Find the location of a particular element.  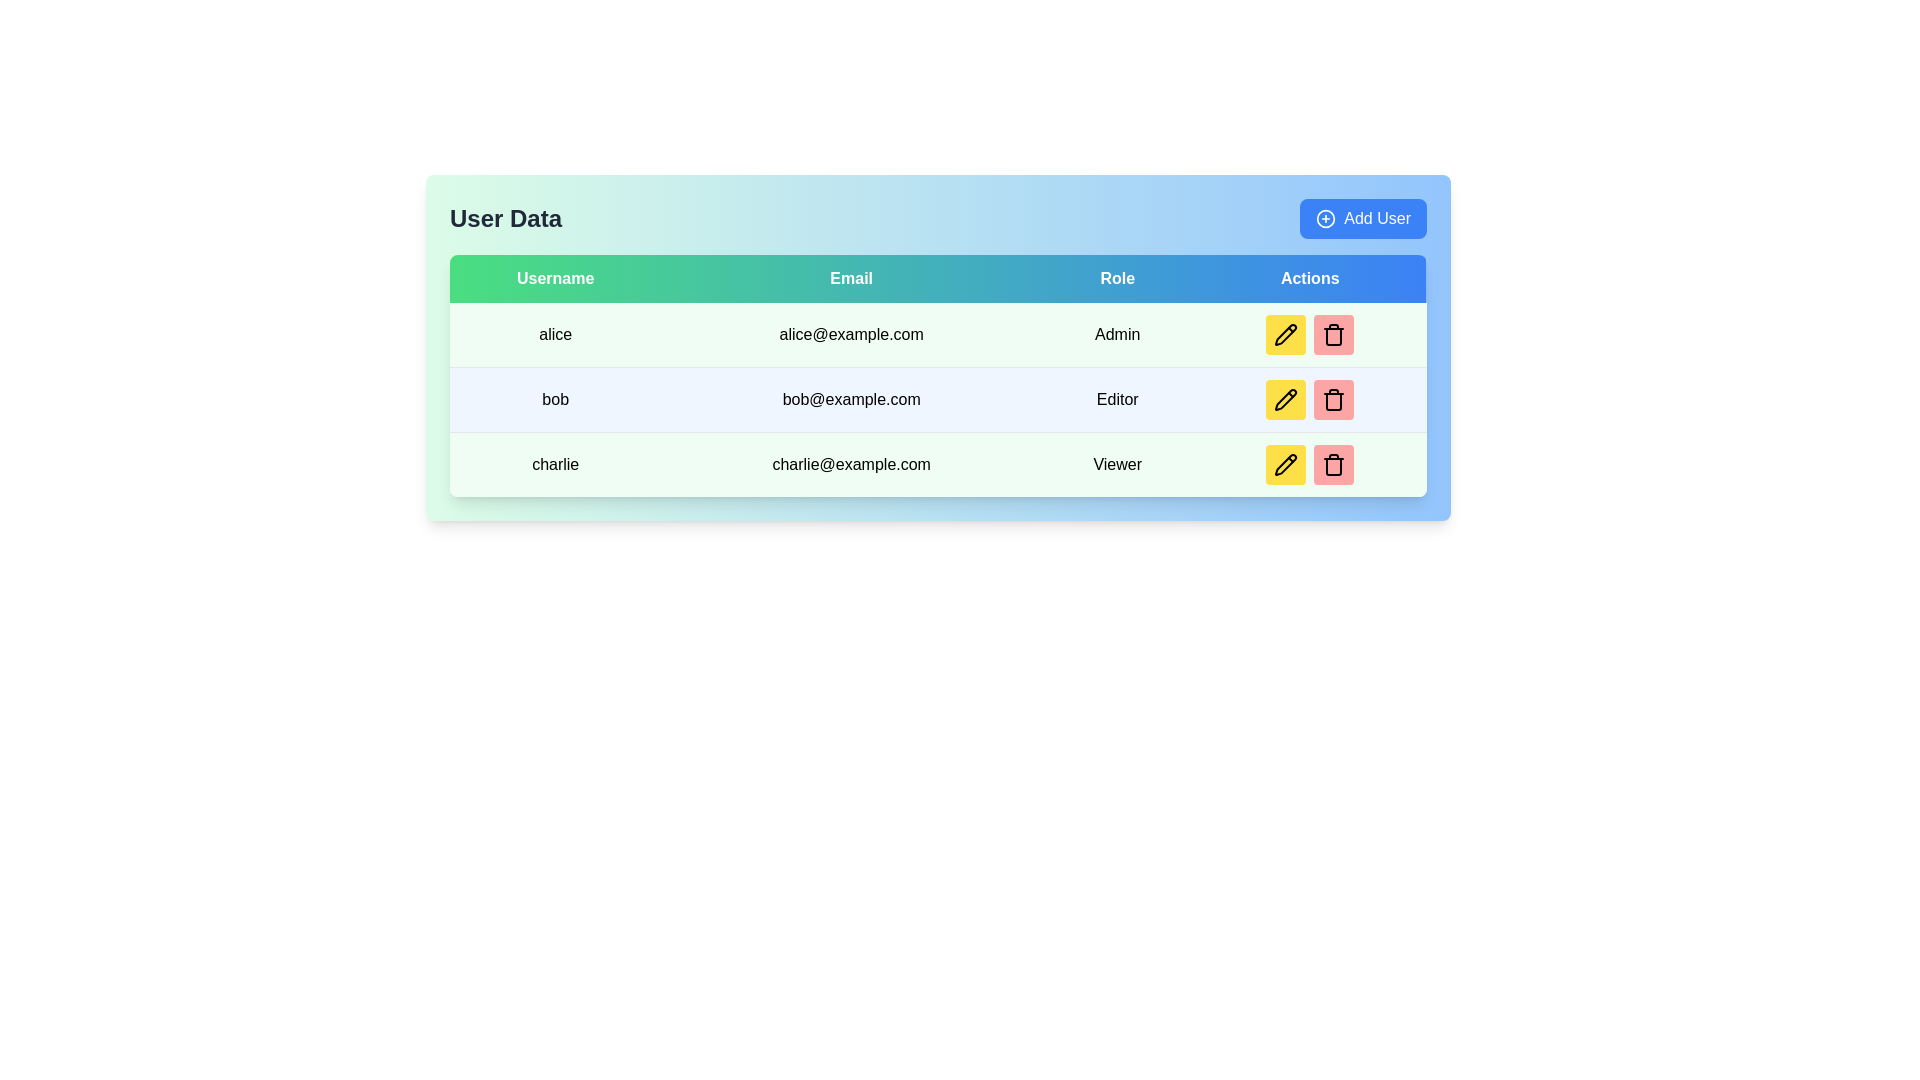

the static text element displaying the role 'Editor' for user 'bob' located in the 'Role' column, which is the third item in this row is located at coordinates (1116, 400).